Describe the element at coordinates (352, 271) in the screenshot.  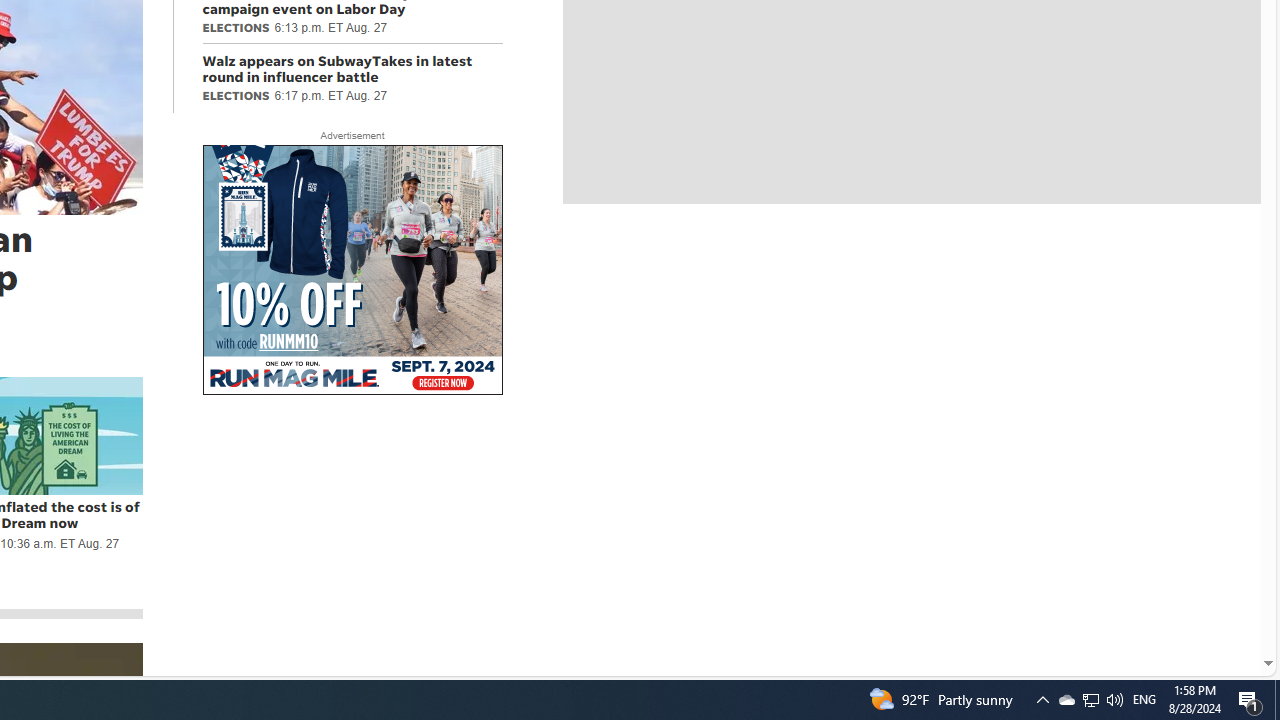
I see `'AutomationID: aw0'` at that location.